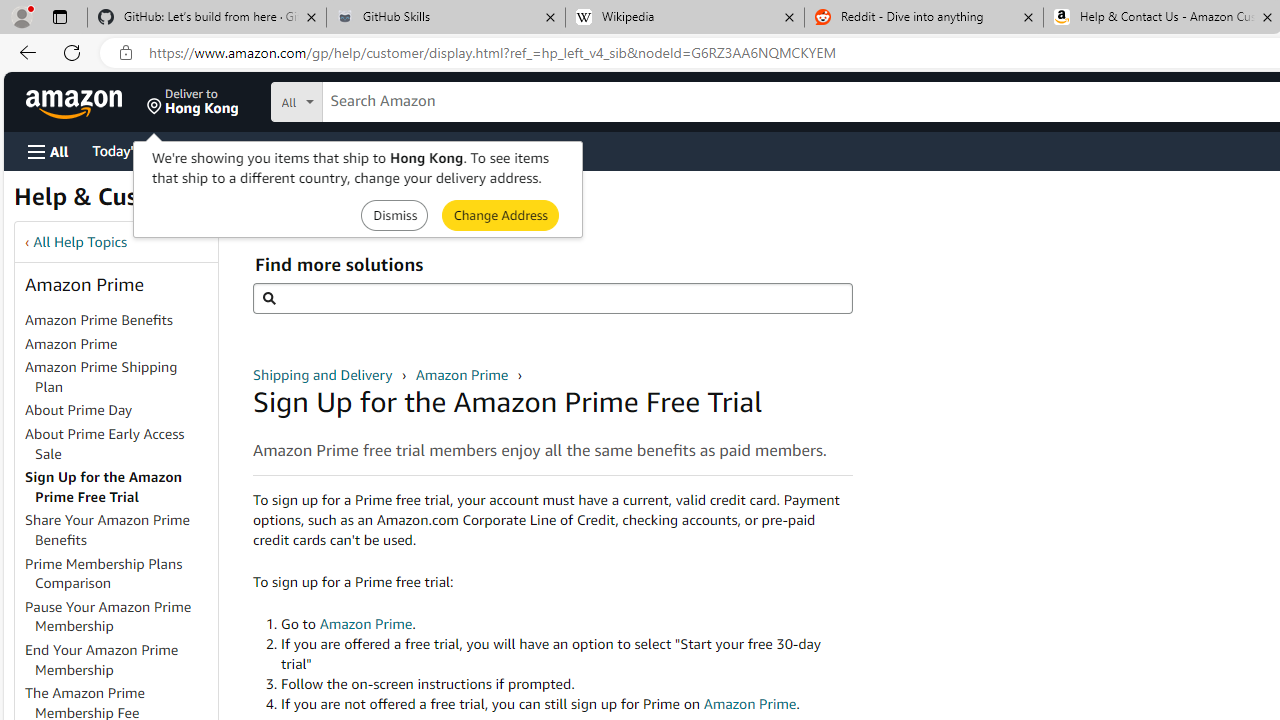 The width and height of the screenshot is (1280, 720). I want to click on 'About Prime Early Access Sale', so click(119, 443).